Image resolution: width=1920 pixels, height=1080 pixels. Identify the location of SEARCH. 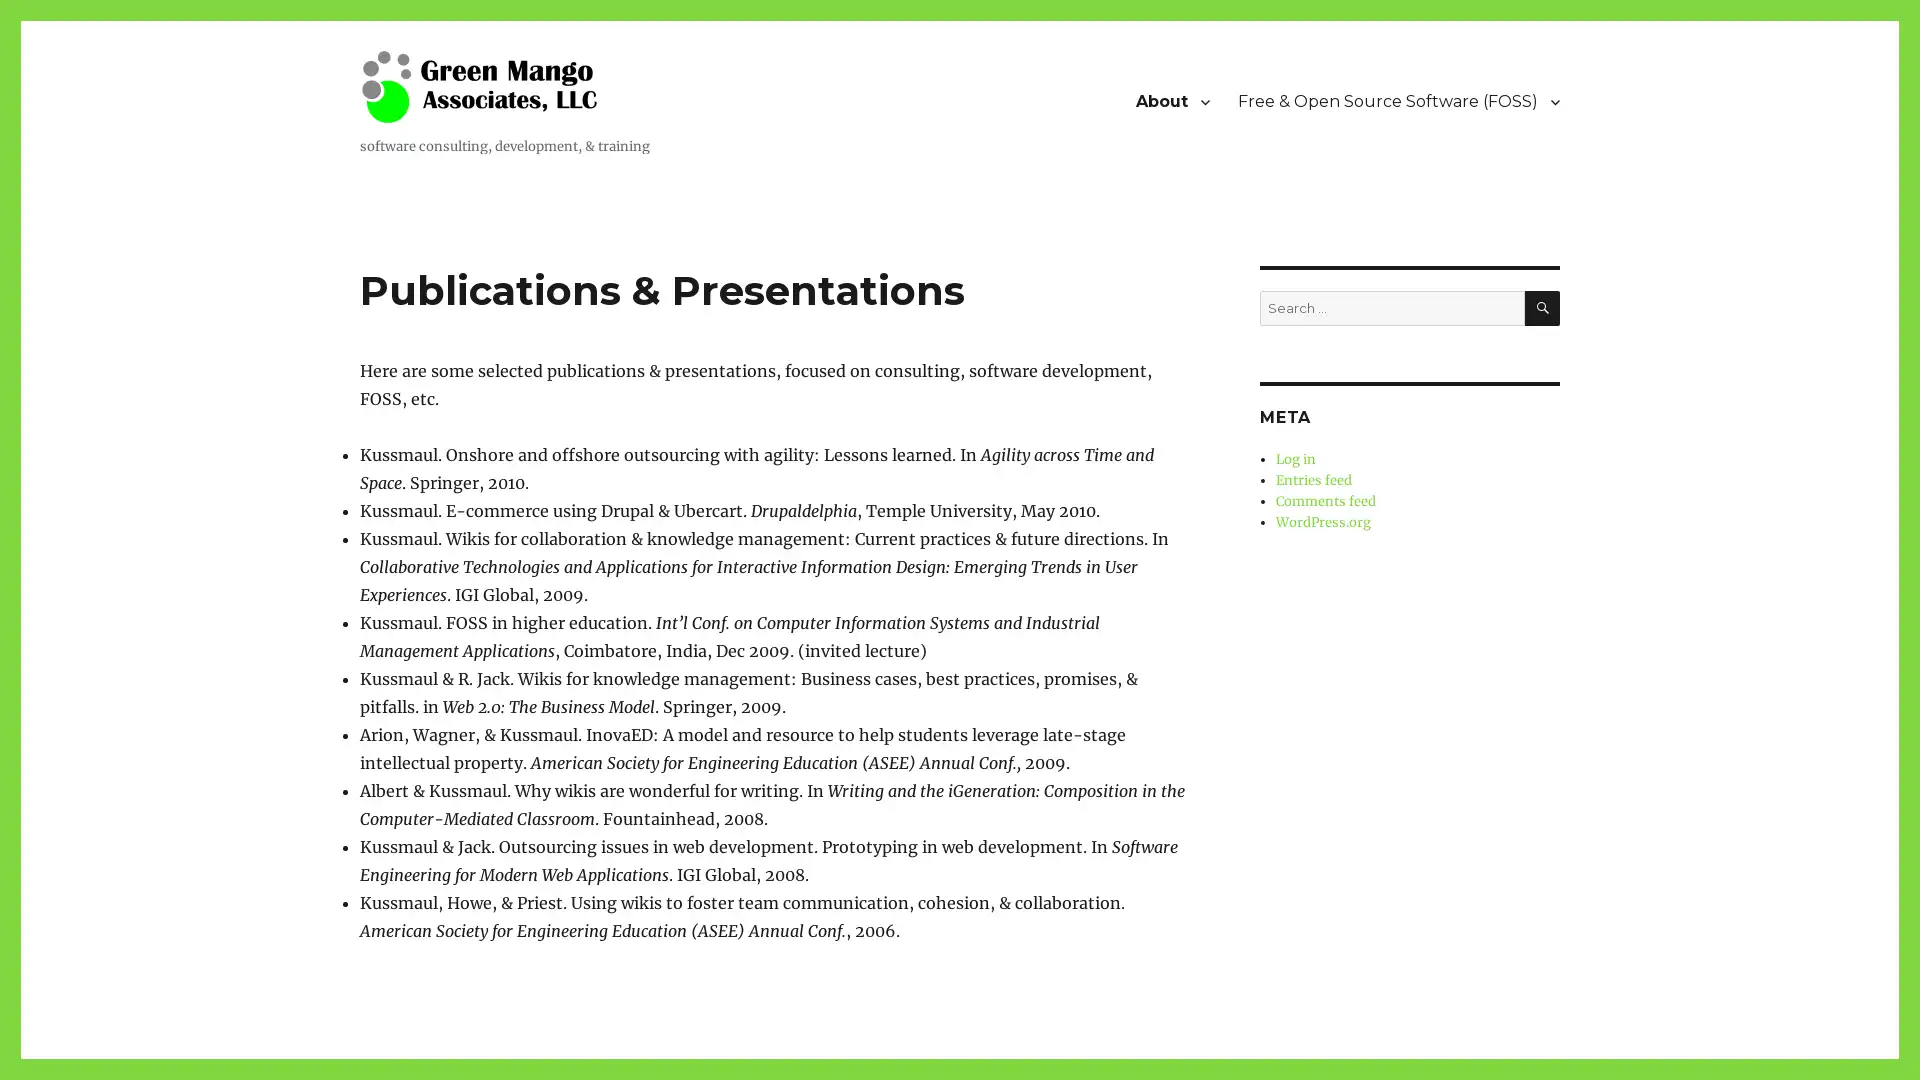
(1541, 308).